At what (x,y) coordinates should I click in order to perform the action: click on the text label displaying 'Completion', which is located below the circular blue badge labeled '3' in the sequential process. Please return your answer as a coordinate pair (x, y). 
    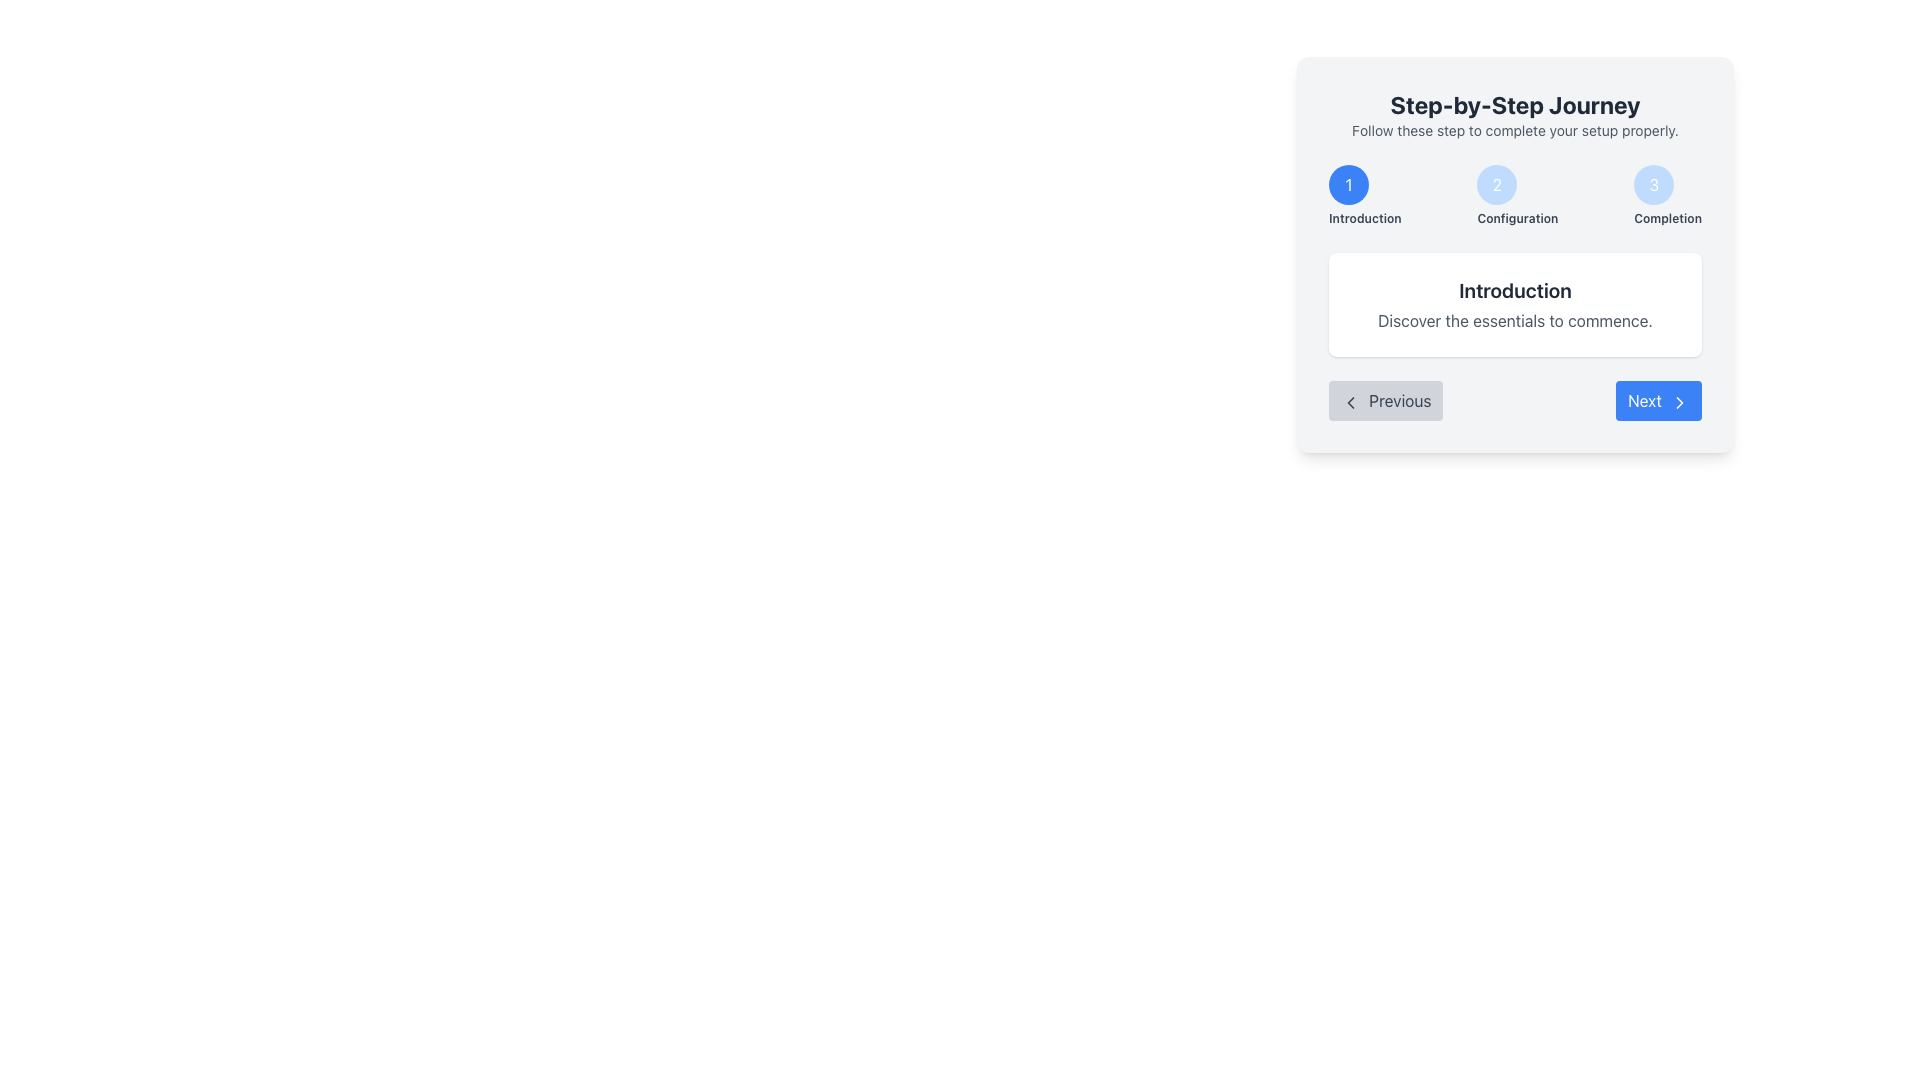
    Looking at the image, I should click on (1668, 218).